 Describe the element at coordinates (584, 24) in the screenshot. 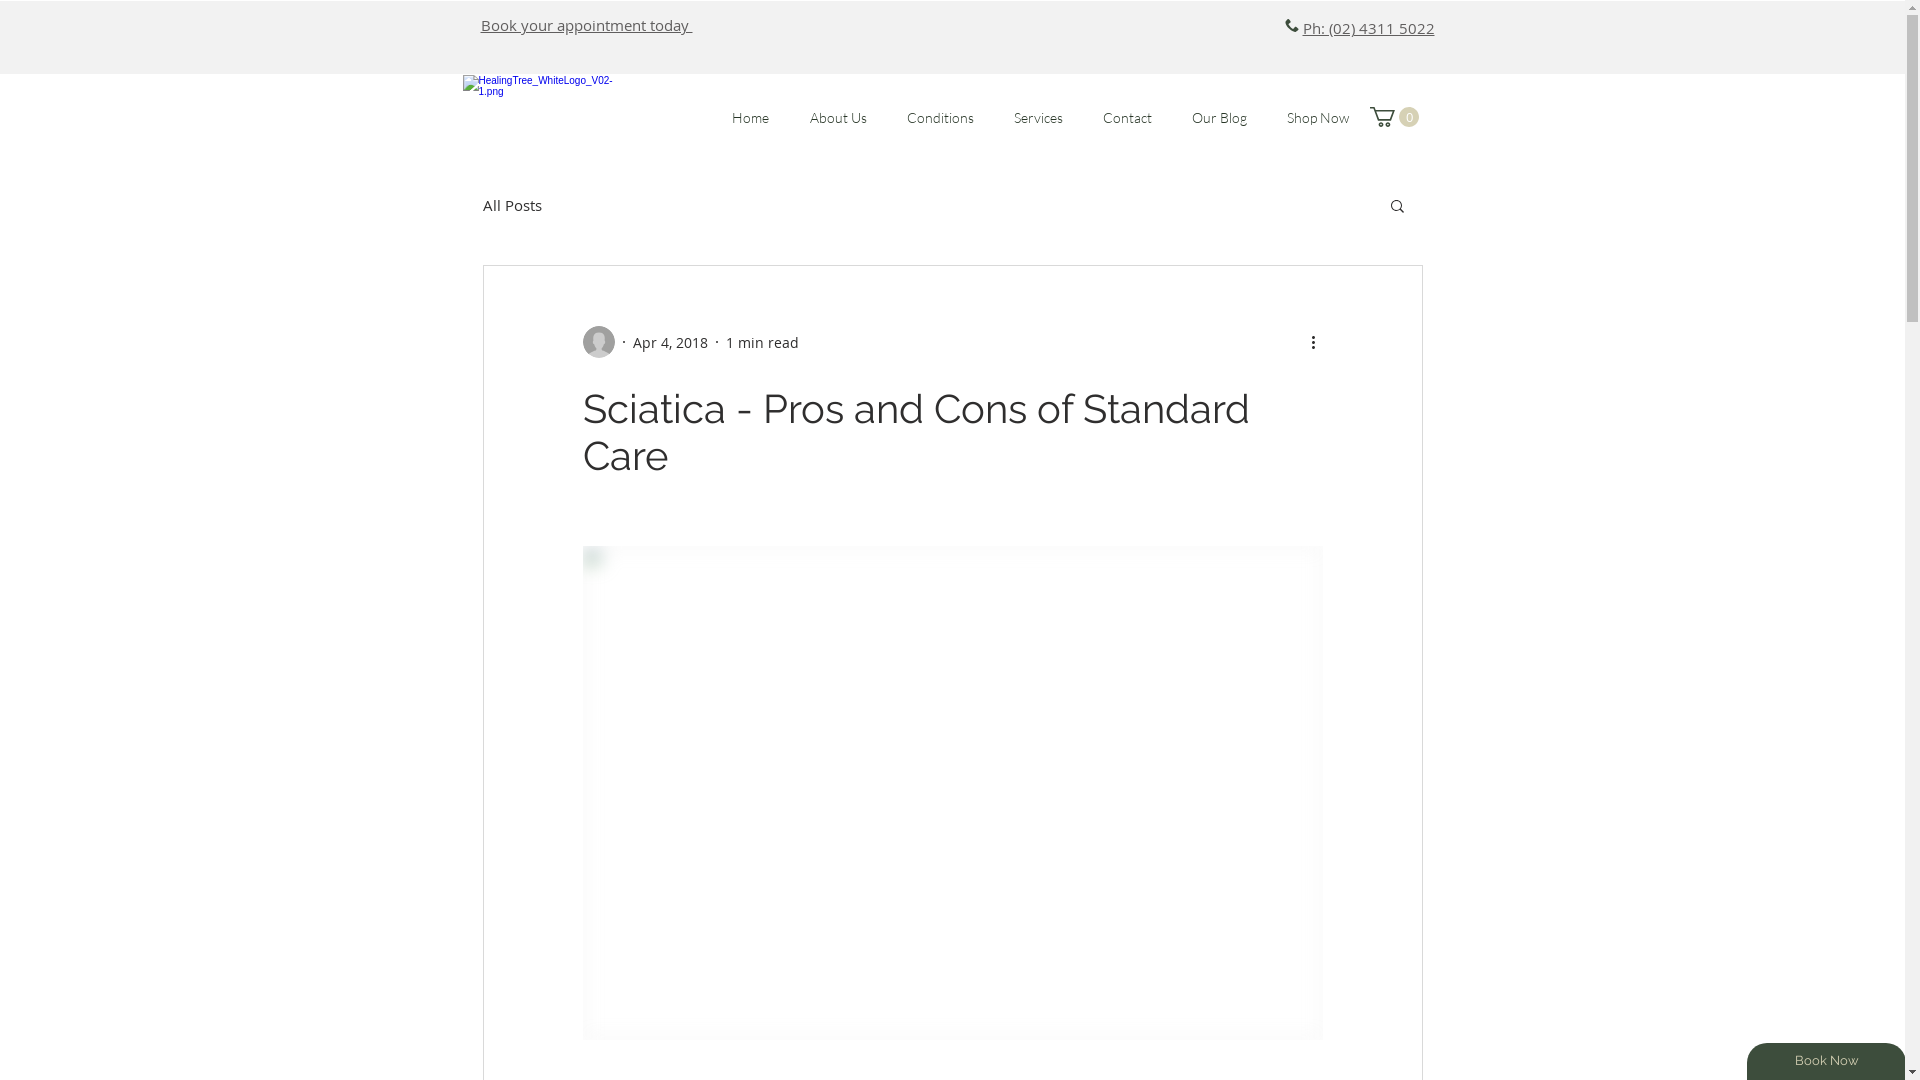

I see `'Book your appointment today '` at that location.